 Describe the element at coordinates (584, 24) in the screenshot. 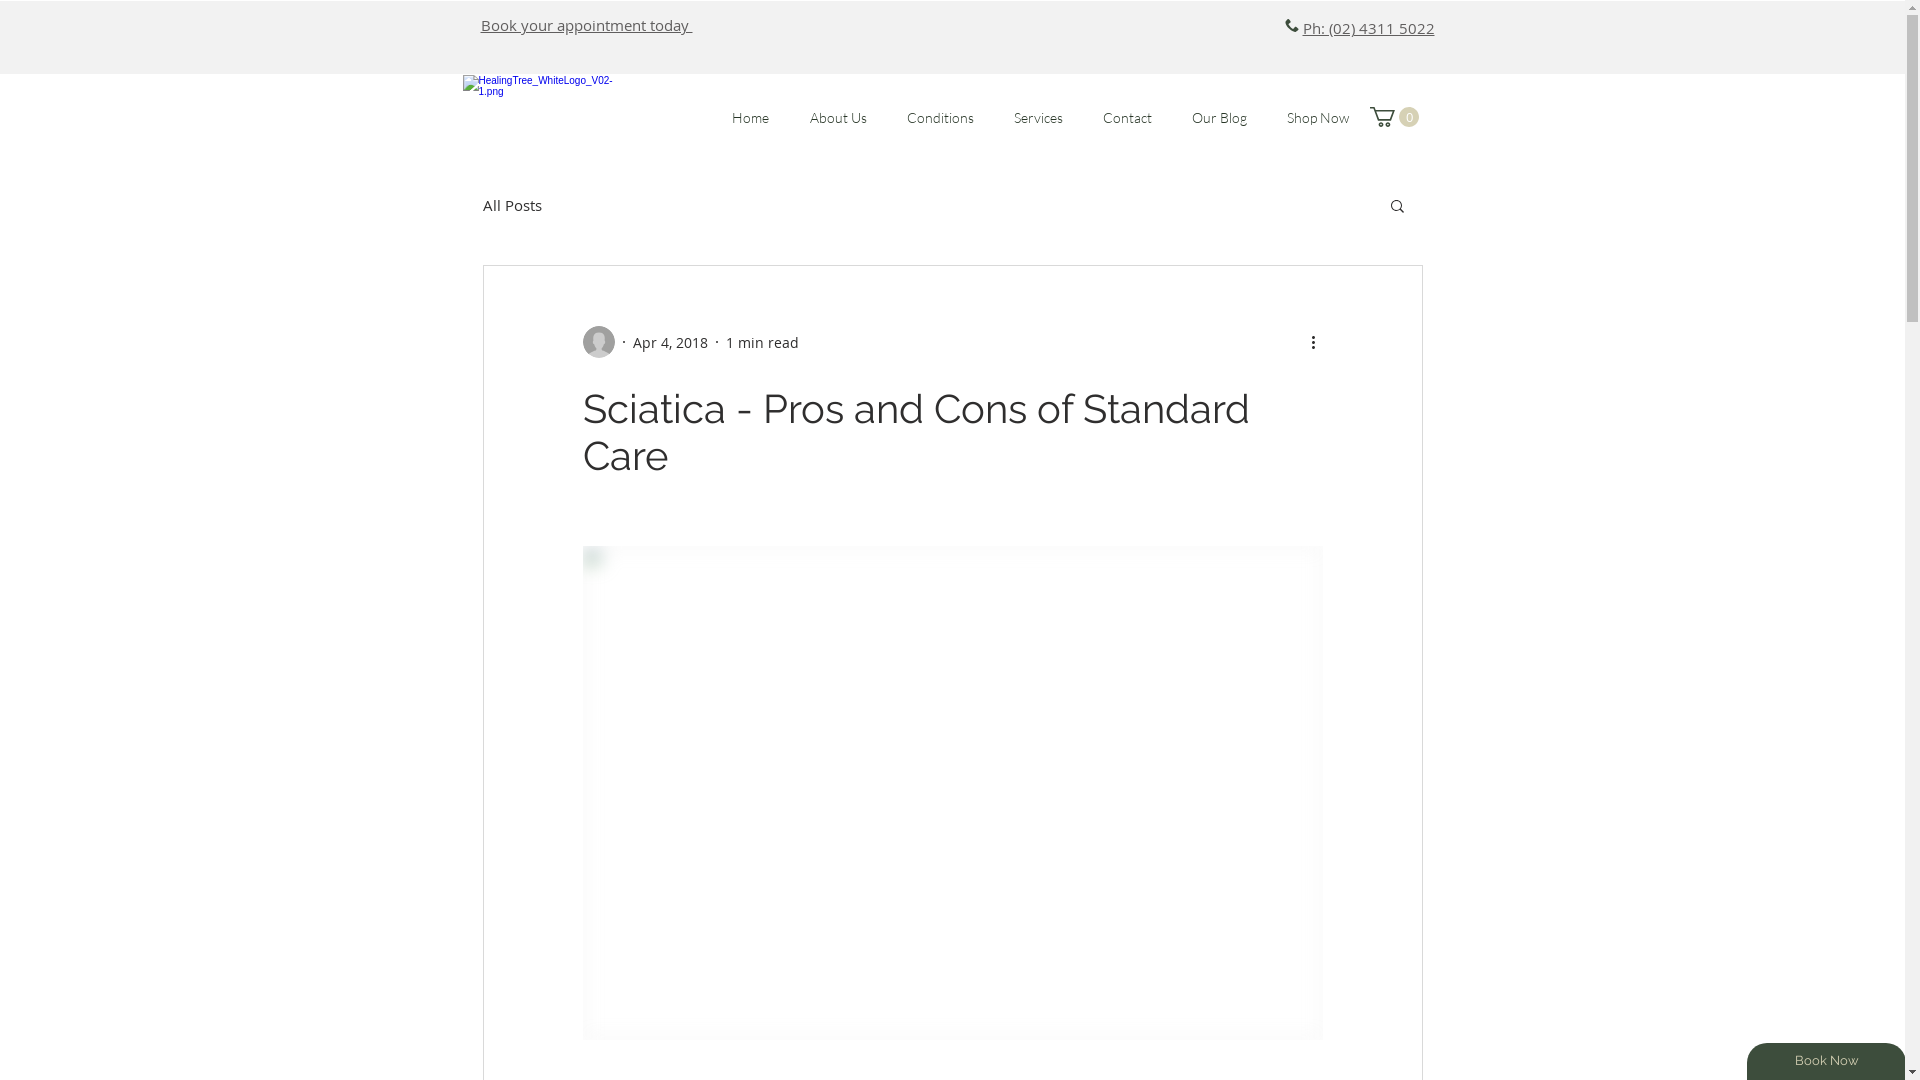

I see `'Book your appointment today '` at that location.